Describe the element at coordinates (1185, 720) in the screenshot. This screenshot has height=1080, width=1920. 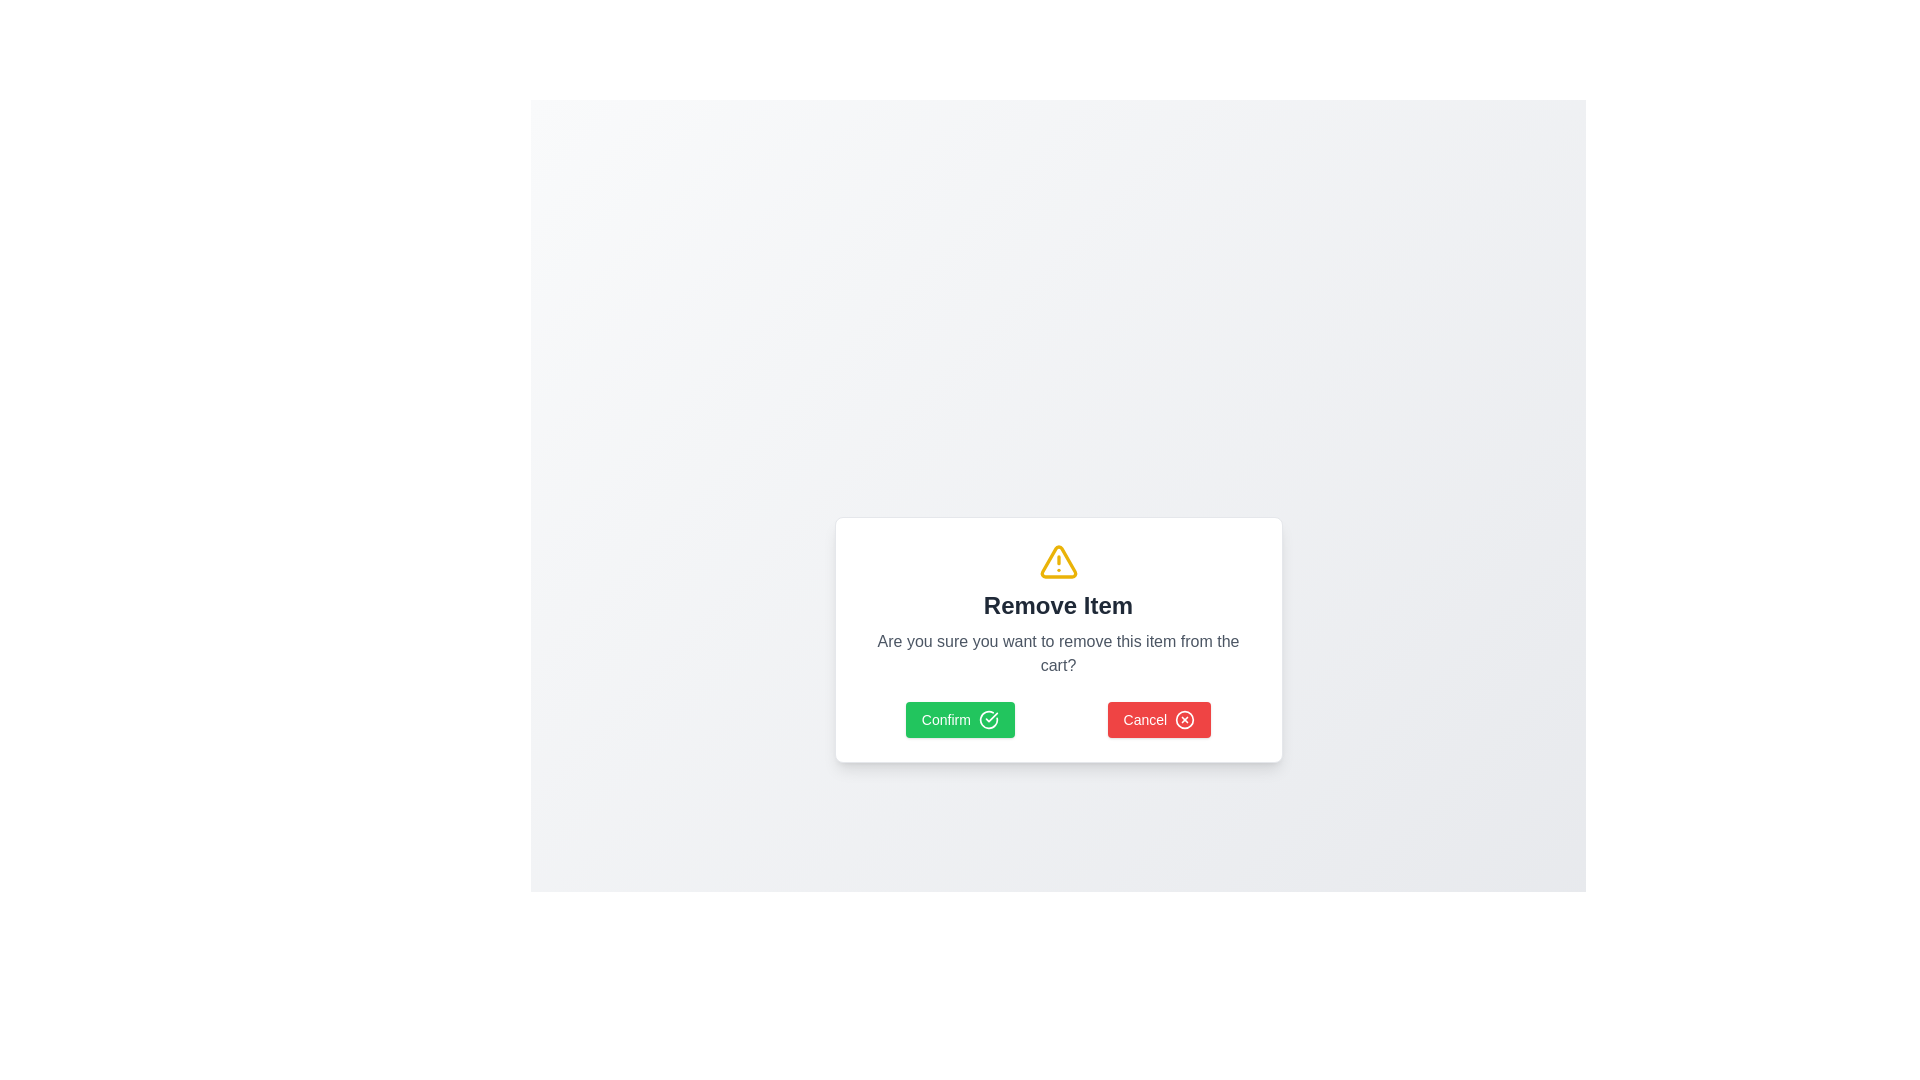
I see `the circular graphical element that denotes the 'Cancel' action located inside the red-bordered button in the bottom-right section of the notification interface` at that location.